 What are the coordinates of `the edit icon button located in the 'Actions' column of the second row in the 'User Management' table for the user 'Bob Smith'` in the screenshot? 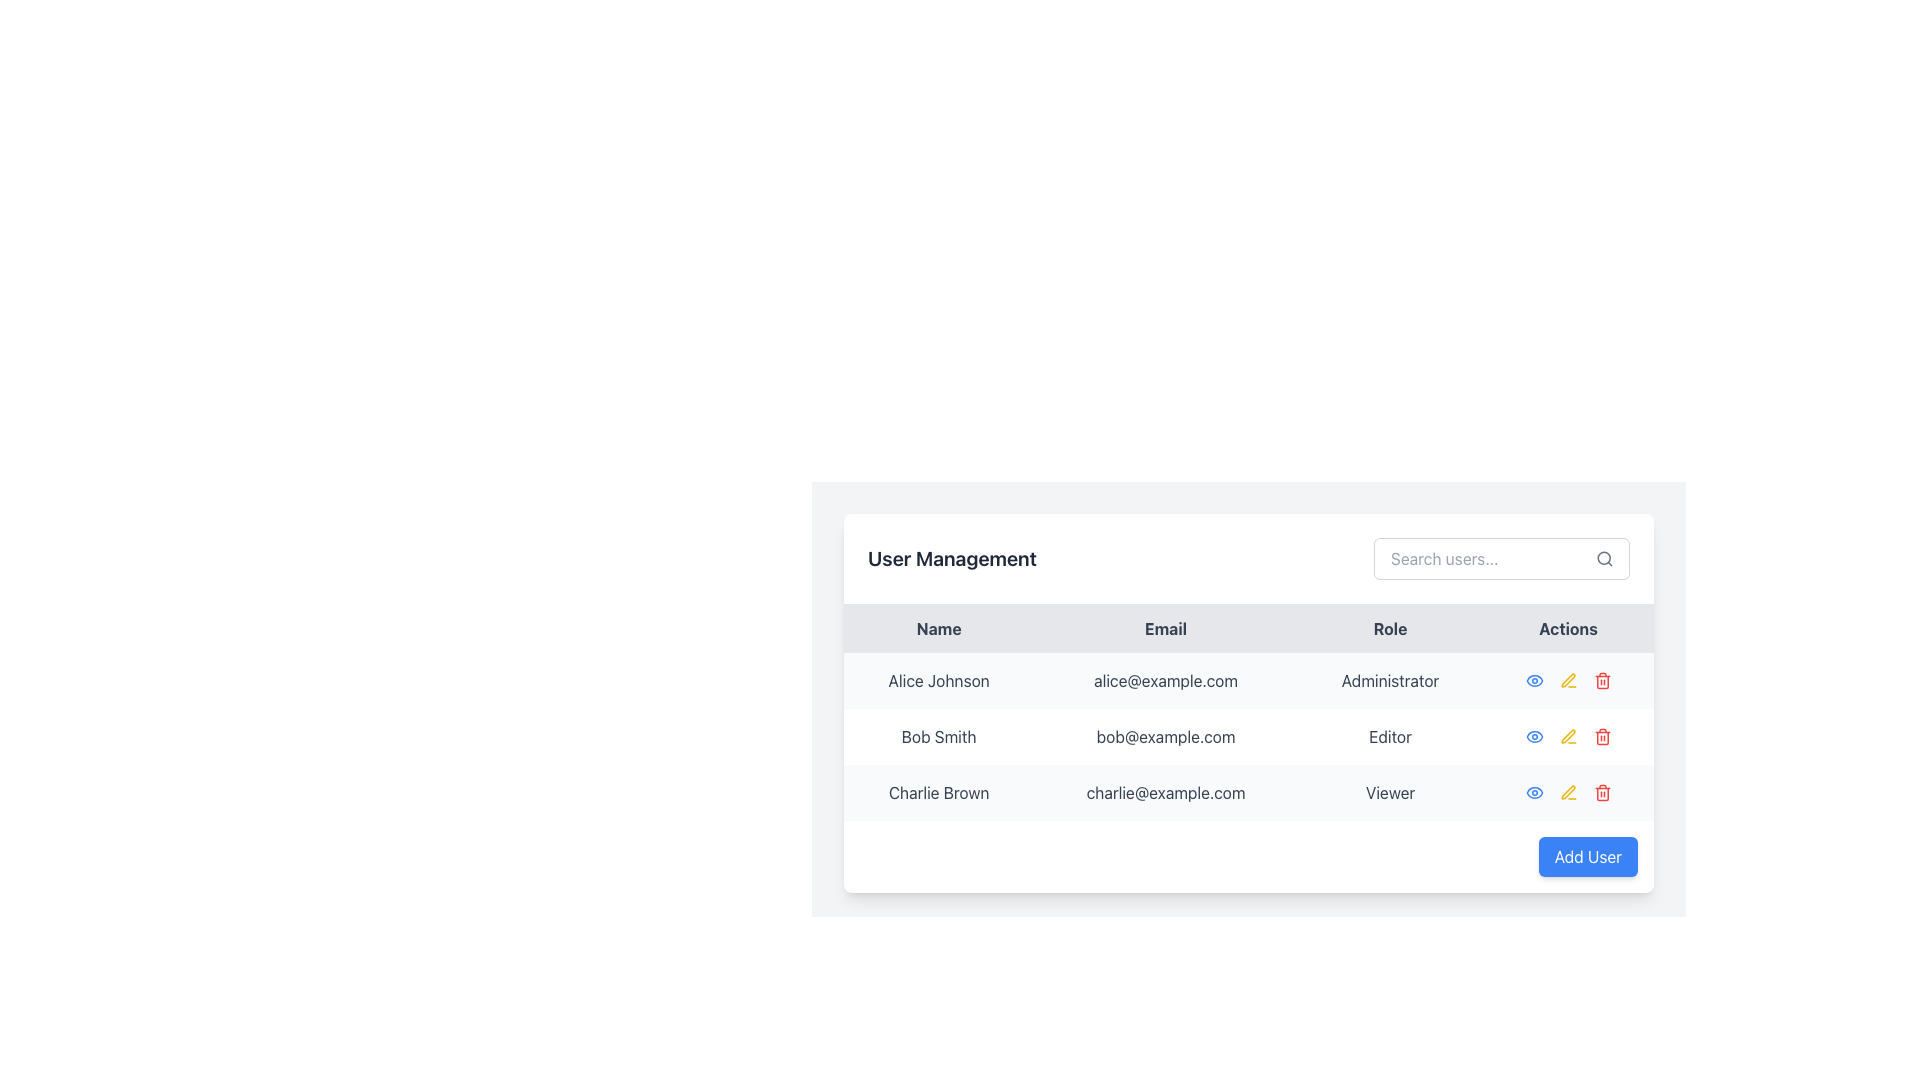 It's located at (1567, 736).